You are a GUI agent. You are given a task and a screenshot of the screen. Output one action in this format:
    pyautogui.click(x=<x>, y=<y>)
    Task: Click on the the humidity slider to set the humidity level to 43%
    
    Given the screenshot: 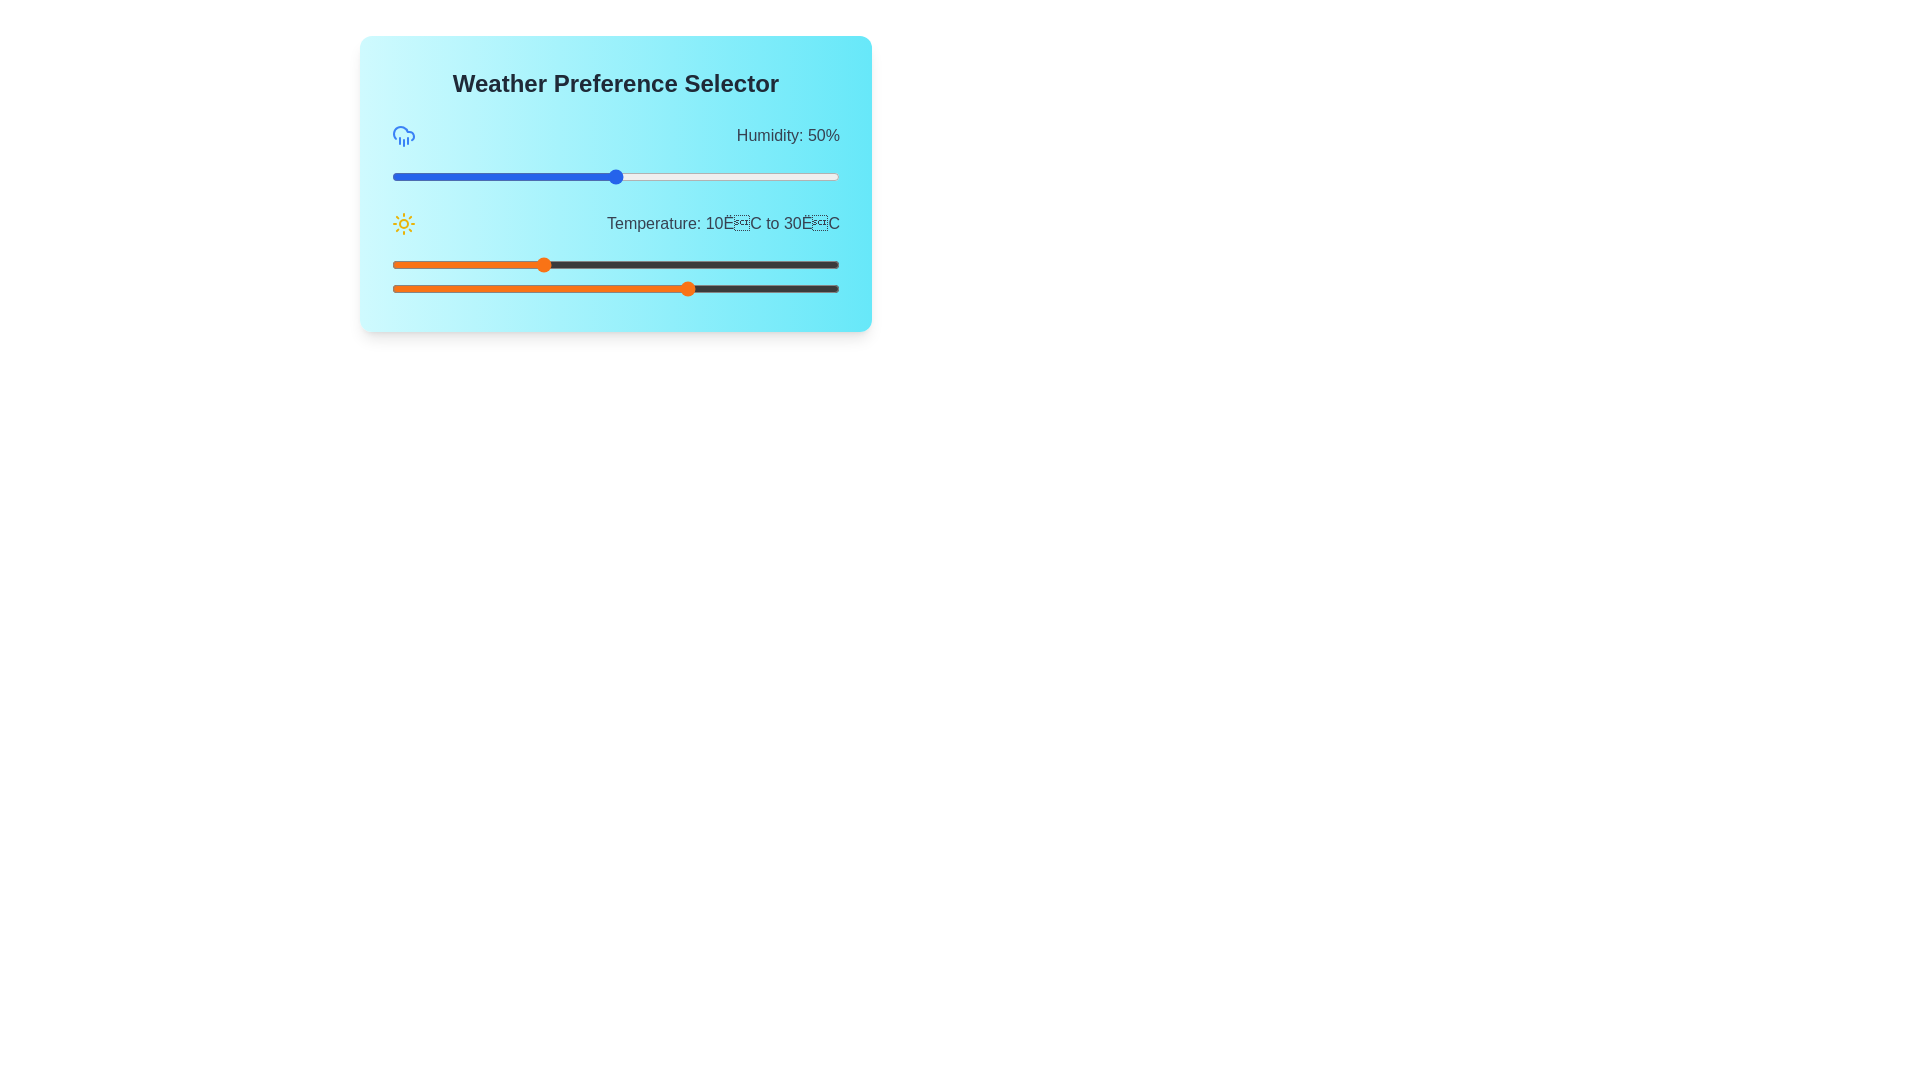 What is the action you would take?
    pyautogui.click(x=583, y=176)
    